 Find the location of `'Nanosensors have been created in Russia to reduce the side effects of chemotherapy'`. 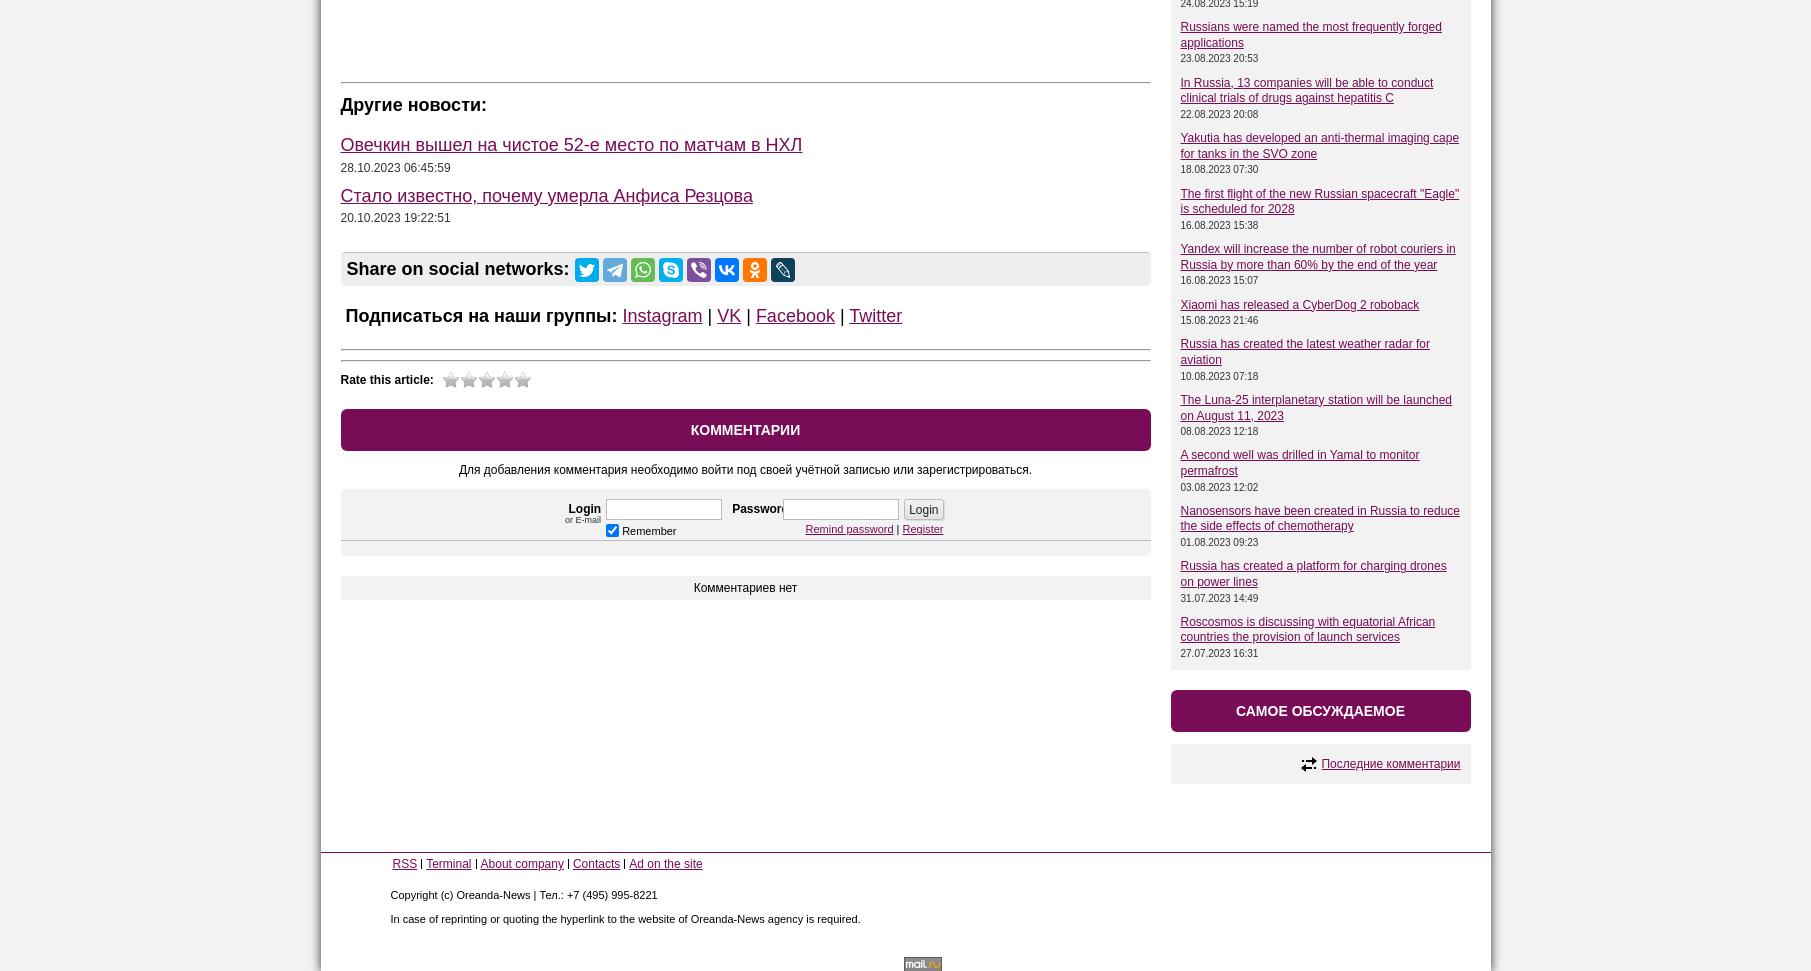

'Nanosensors have been created in Russia to reduce the side effects of chemotherapy' is located at coordinates (1179, 517).